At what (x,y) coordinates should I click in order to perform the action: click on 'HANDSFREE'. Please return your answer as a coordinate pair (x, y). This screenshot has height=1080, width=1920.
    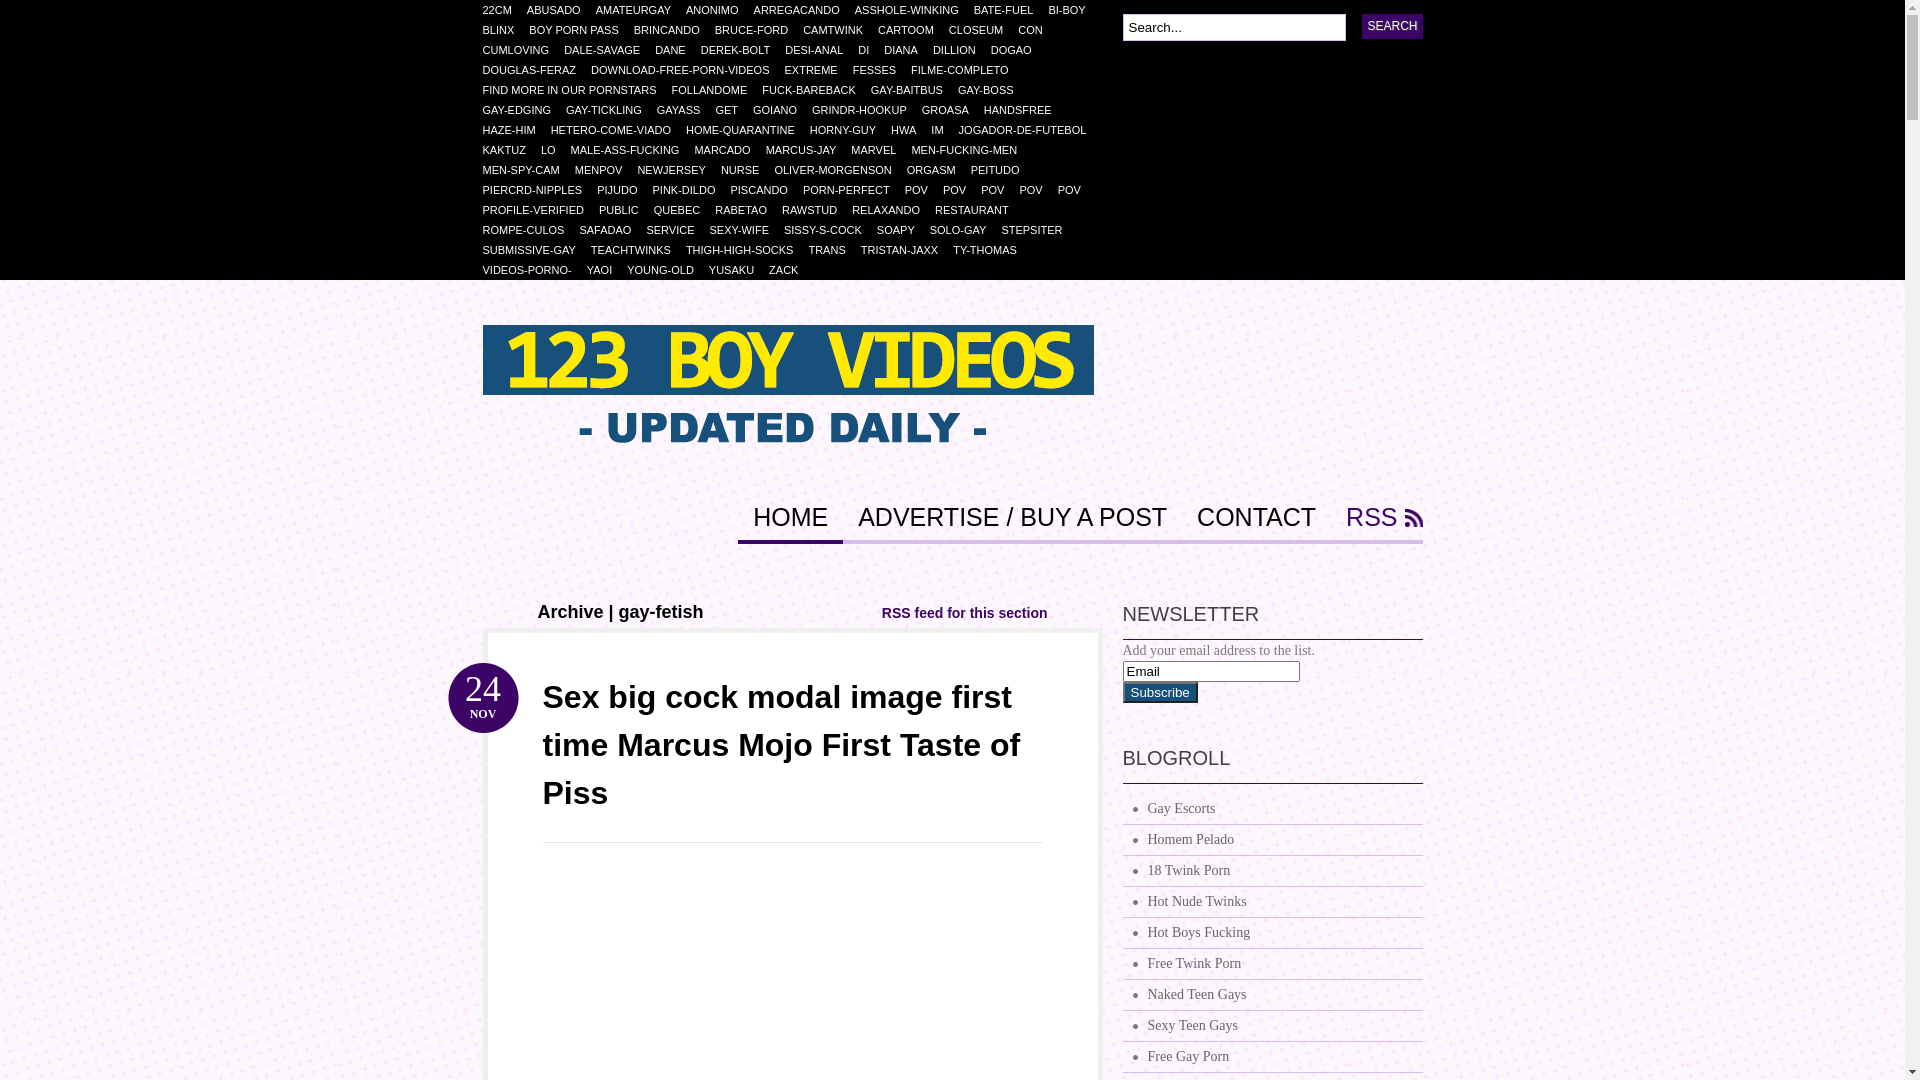
    Looking at the image, I should click on (1025, 110).